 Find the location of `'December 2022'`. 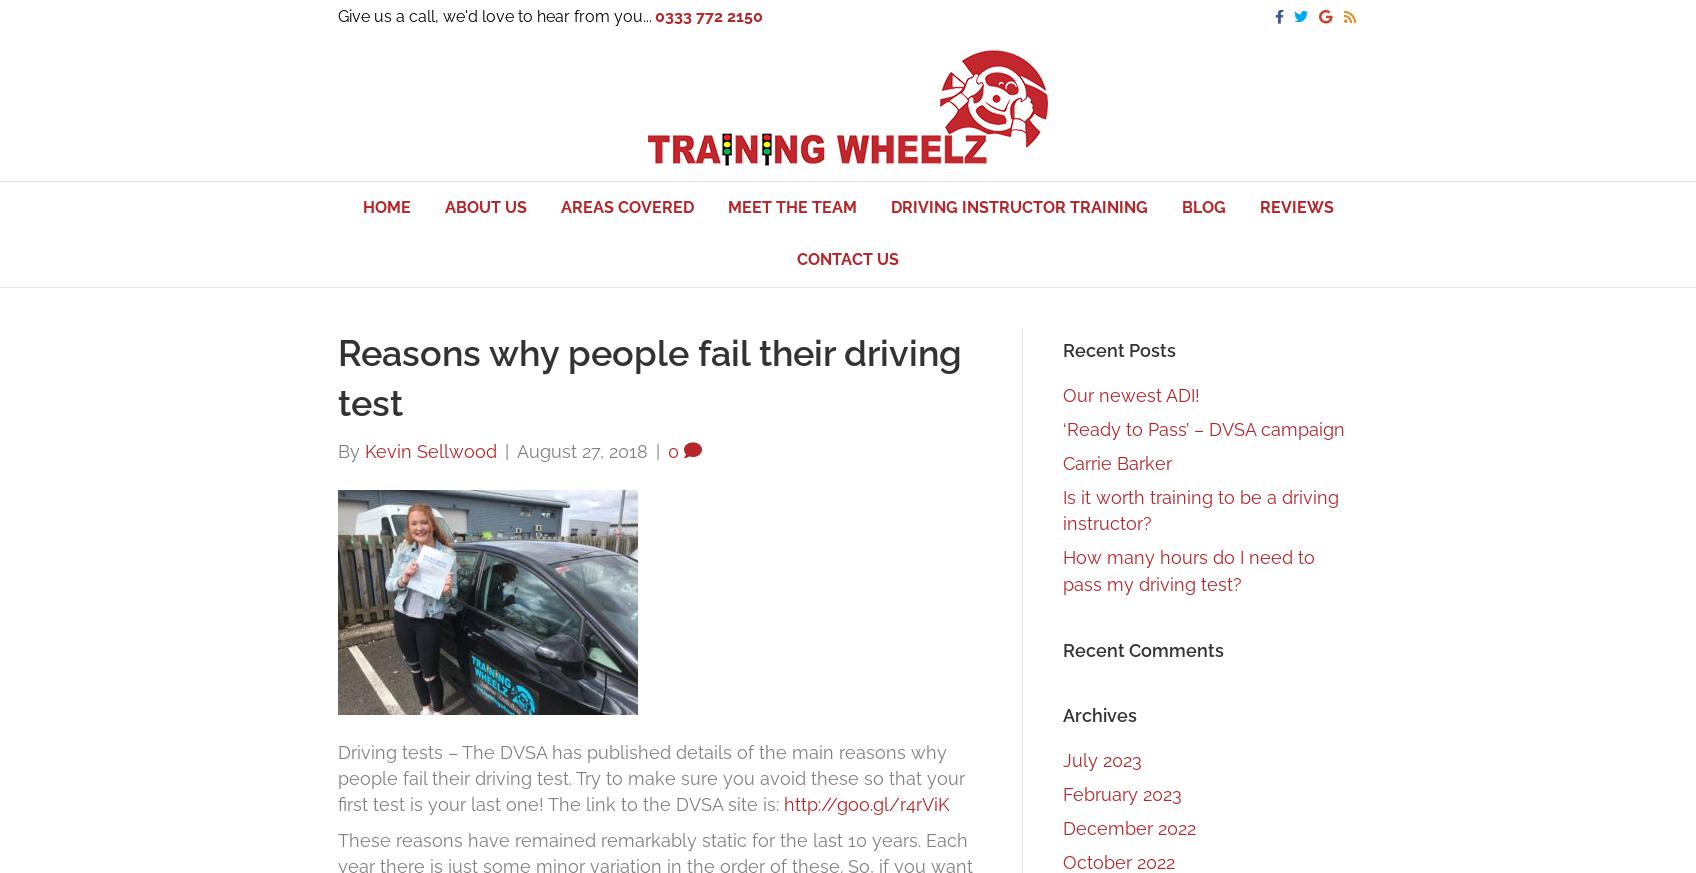

'December 2022' is located at coordinates (1062, 828).